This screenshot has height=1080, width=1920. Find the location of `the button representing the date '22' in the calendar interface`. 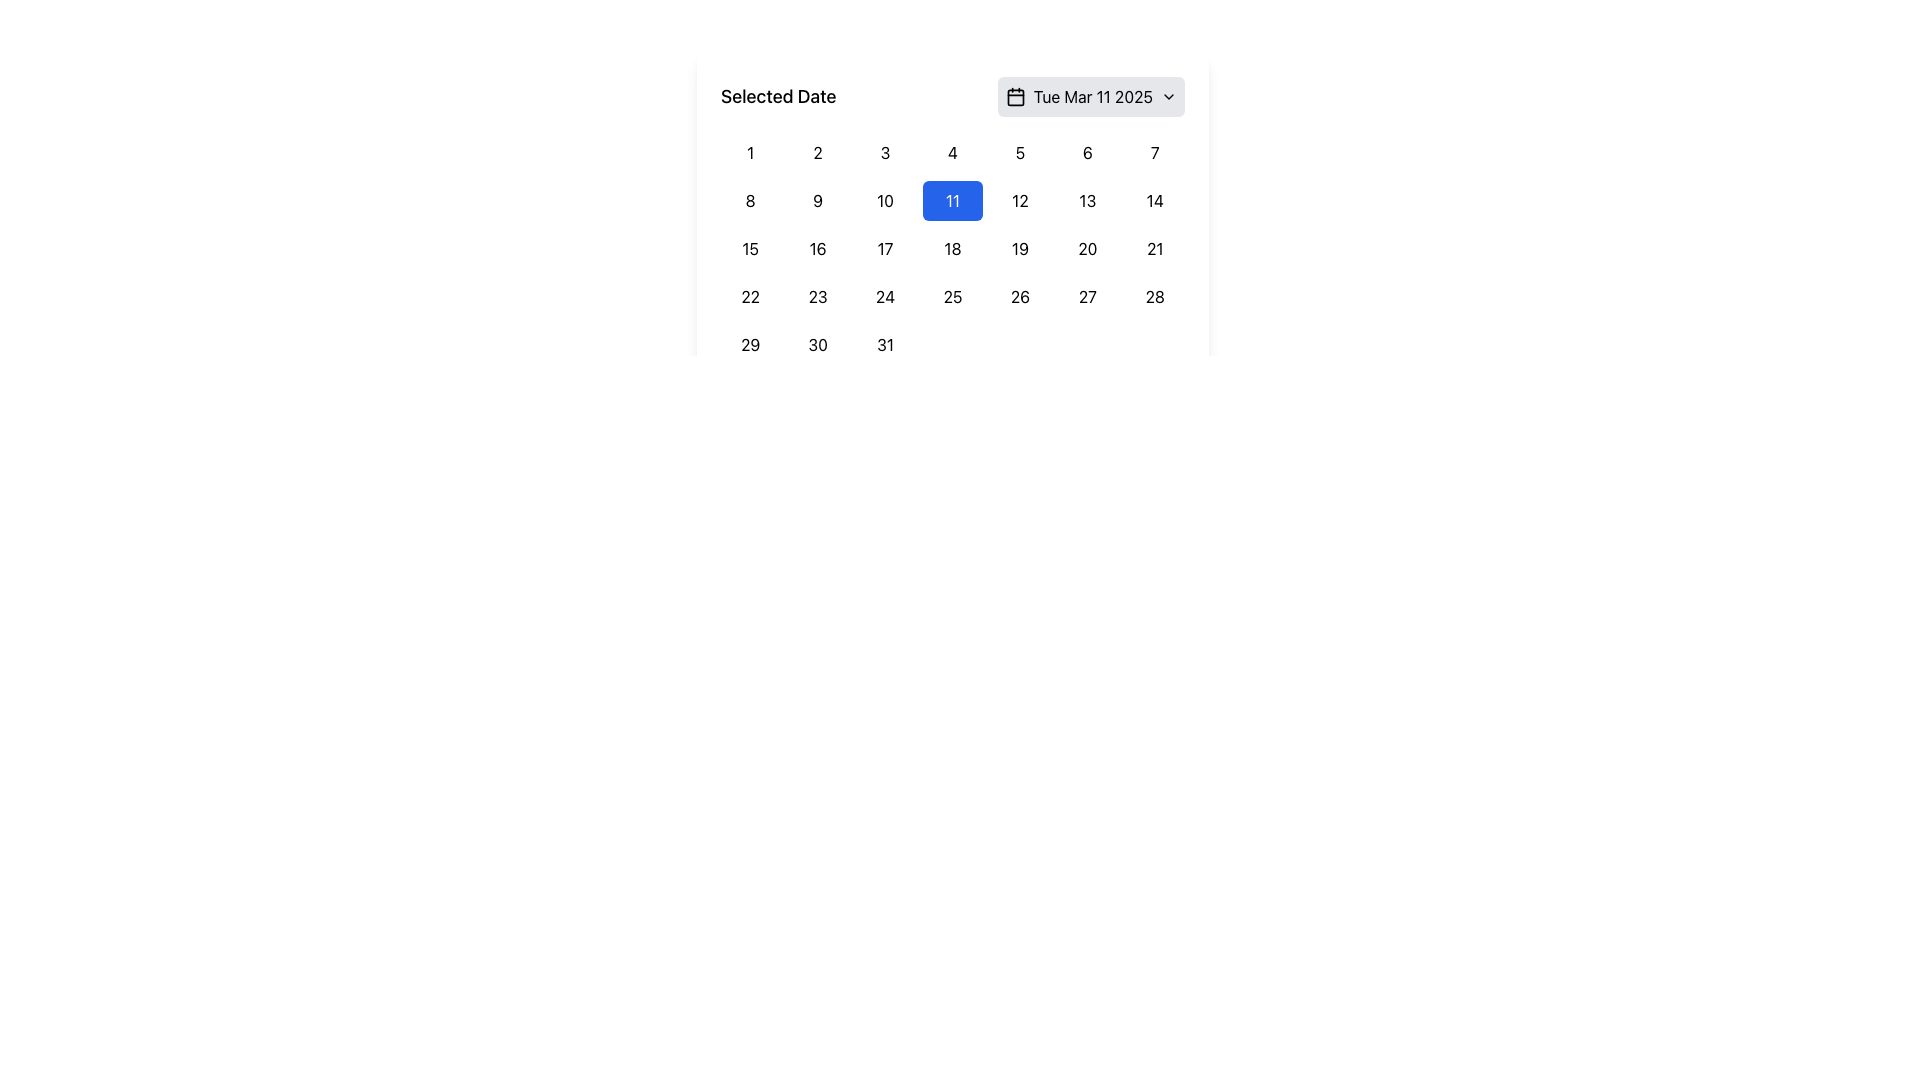

the button representing the date '22' in the calendar interface is located at coordinates (749, 297).